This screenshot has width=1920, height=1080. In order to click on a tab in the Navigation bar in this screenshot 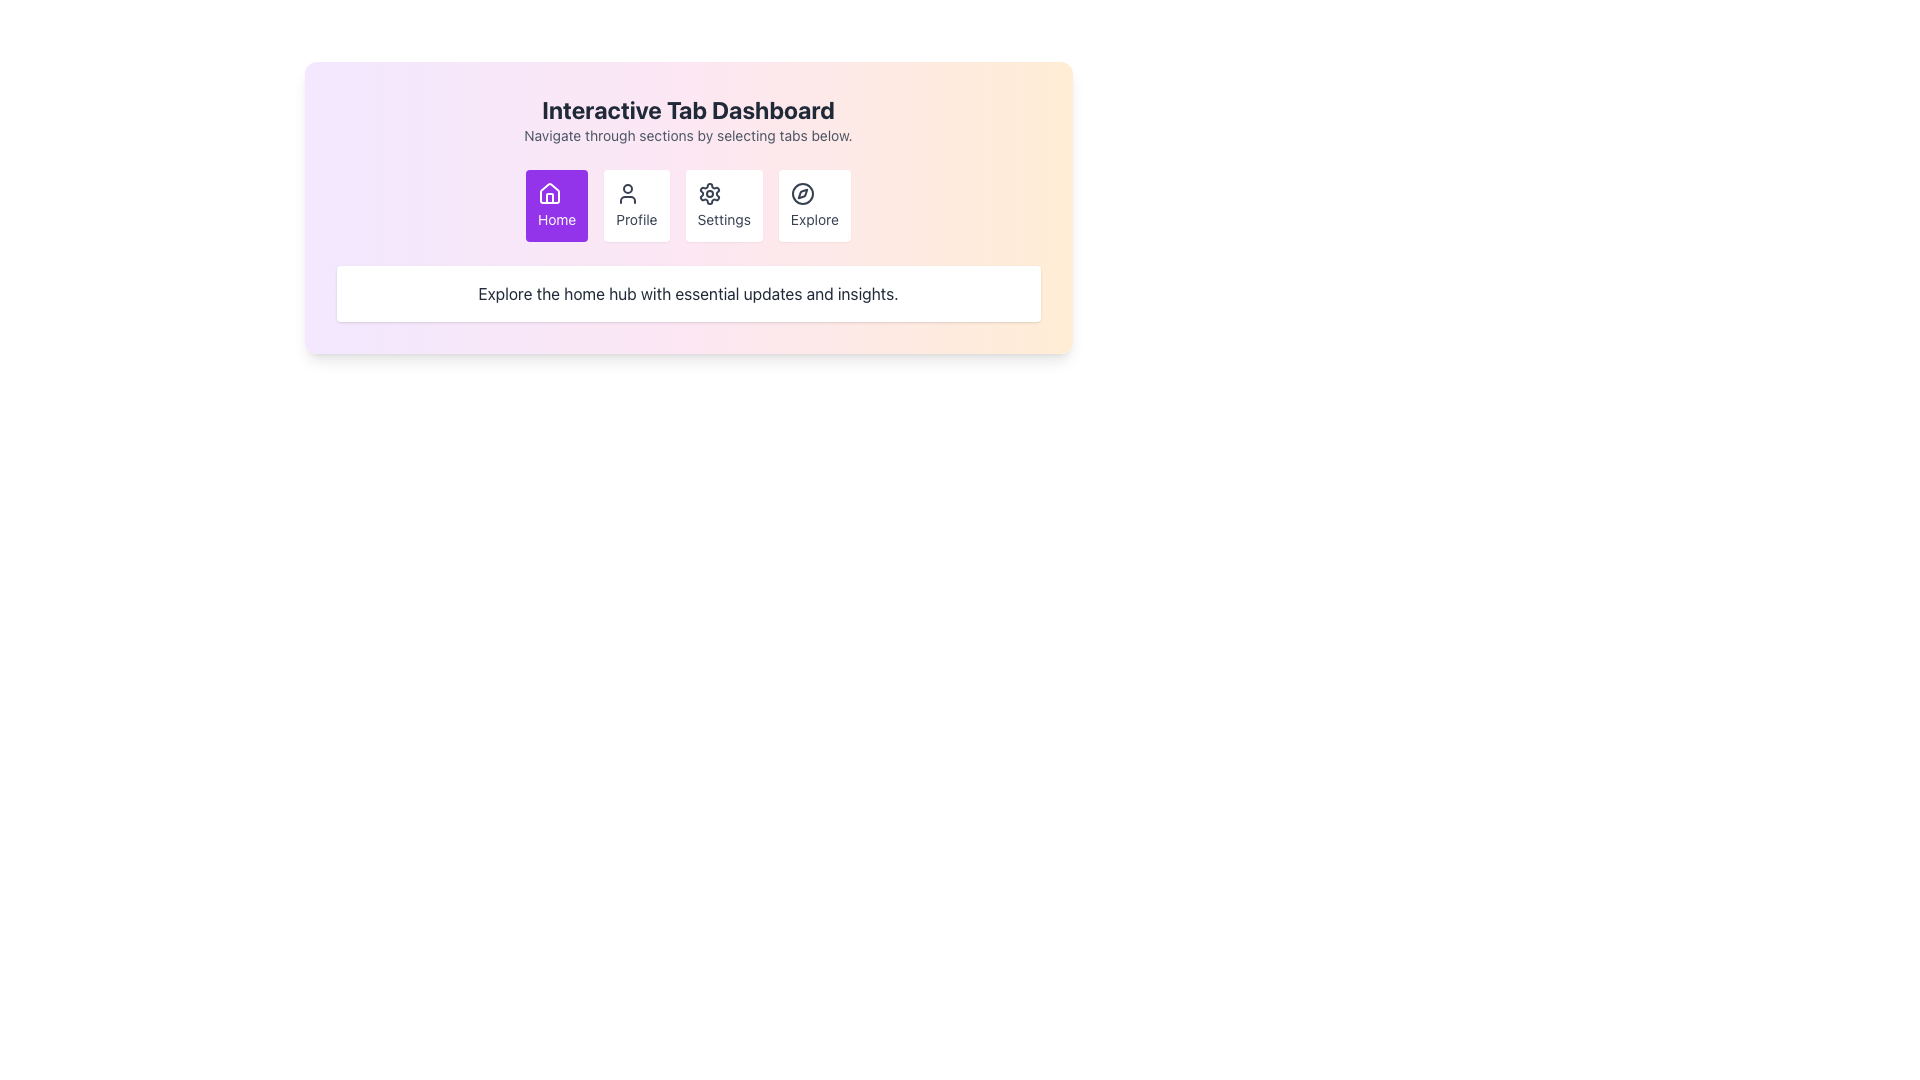, I will do `click(688, 205)`.